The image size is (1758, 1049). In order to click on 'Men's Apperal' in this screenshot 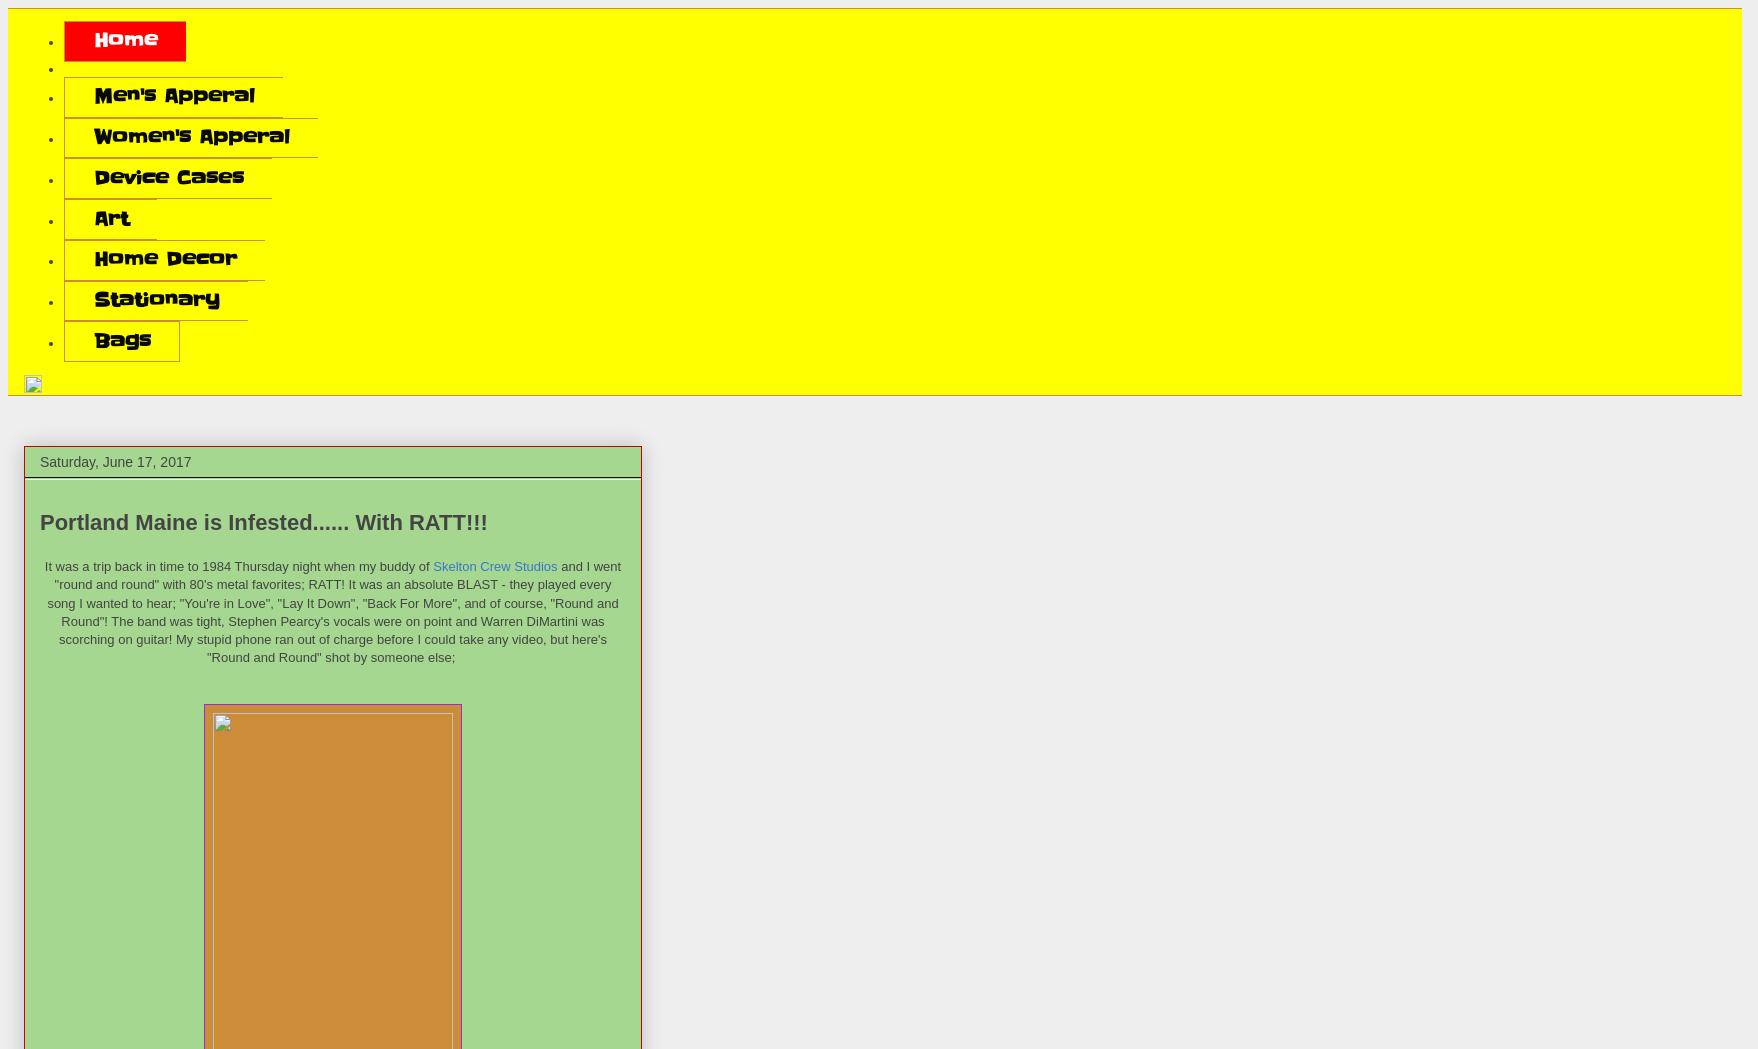, I will do `click(172, 95)`.